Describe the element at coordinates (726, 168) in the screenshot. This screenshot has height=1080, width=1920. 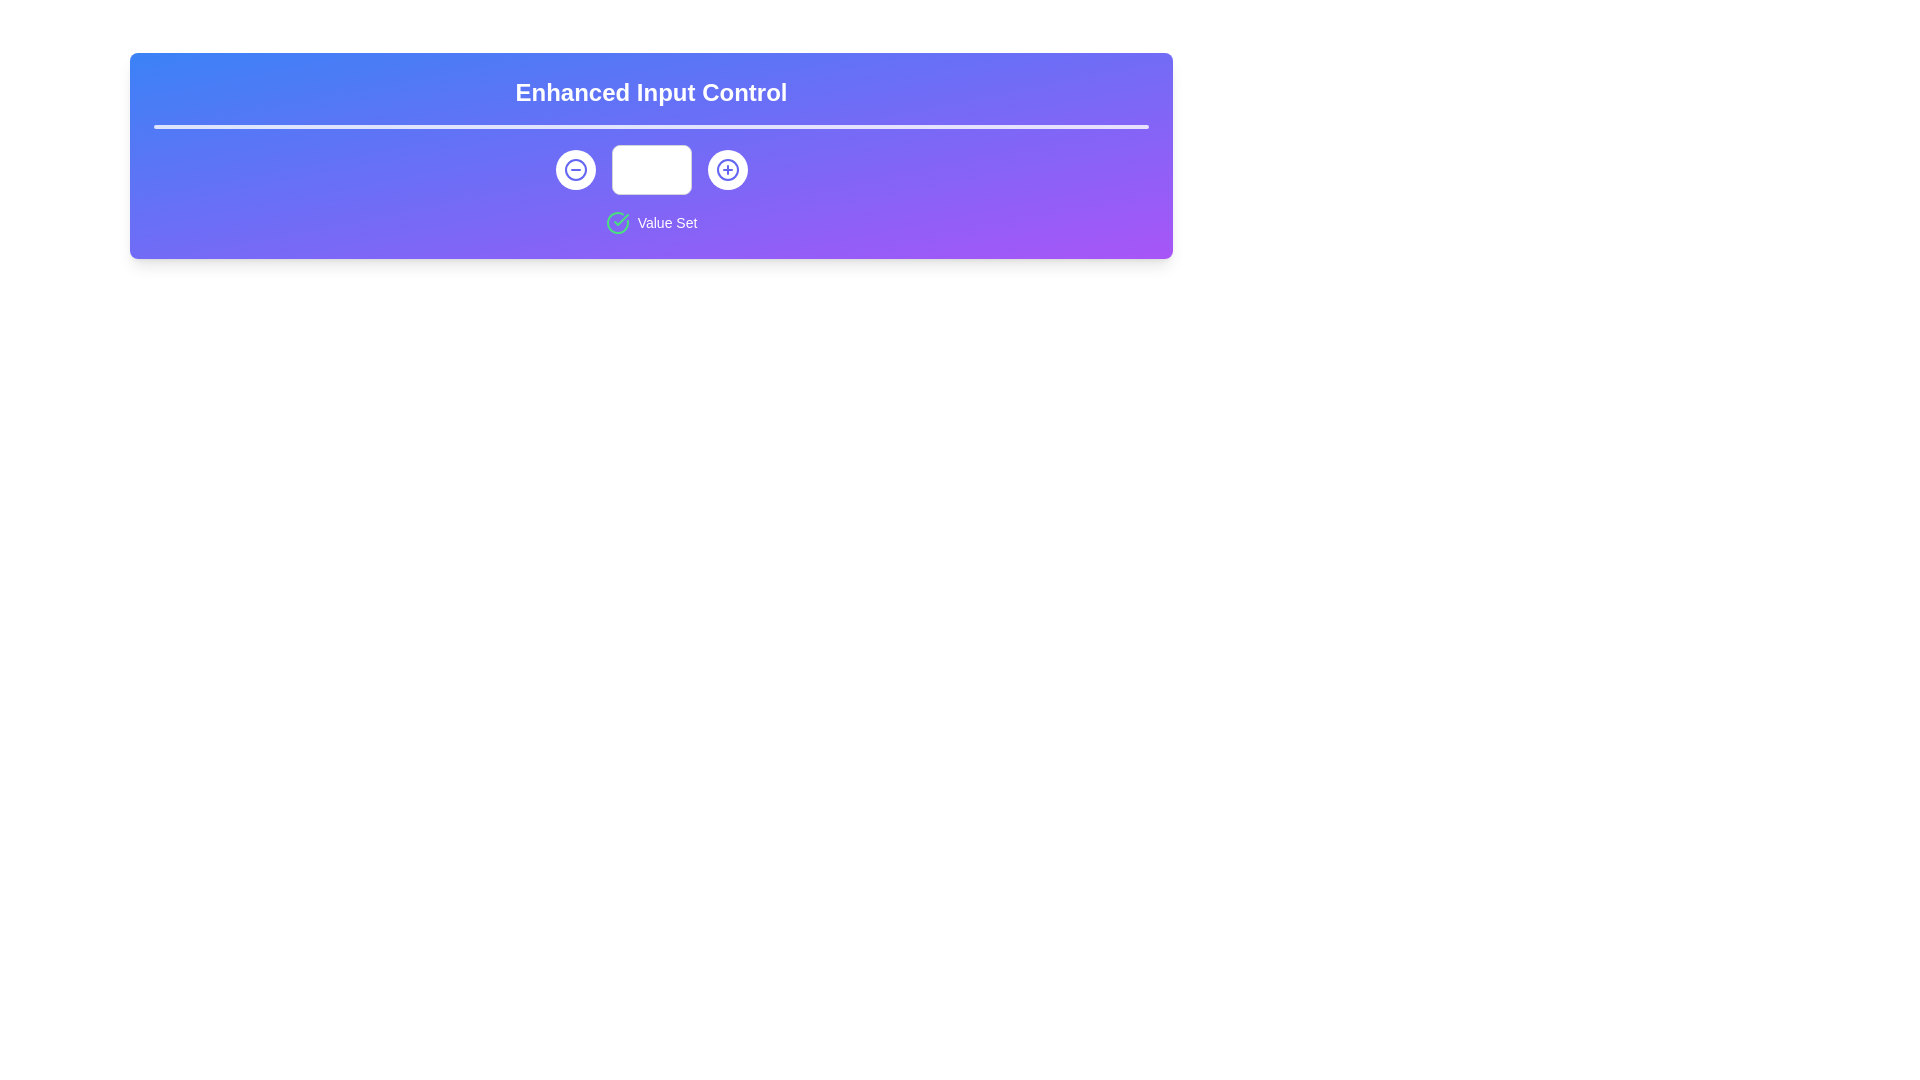
I see `the circular button with a white background and a blue plus sign icon to observe any visual changes` at that location.